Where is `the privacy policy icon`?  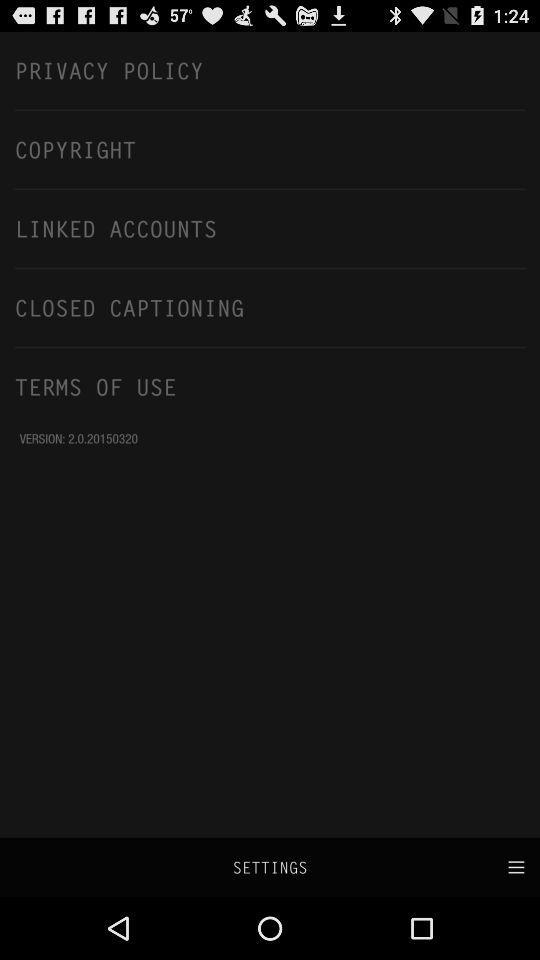 the privacy policy icon is located at coordinates (270, 70).